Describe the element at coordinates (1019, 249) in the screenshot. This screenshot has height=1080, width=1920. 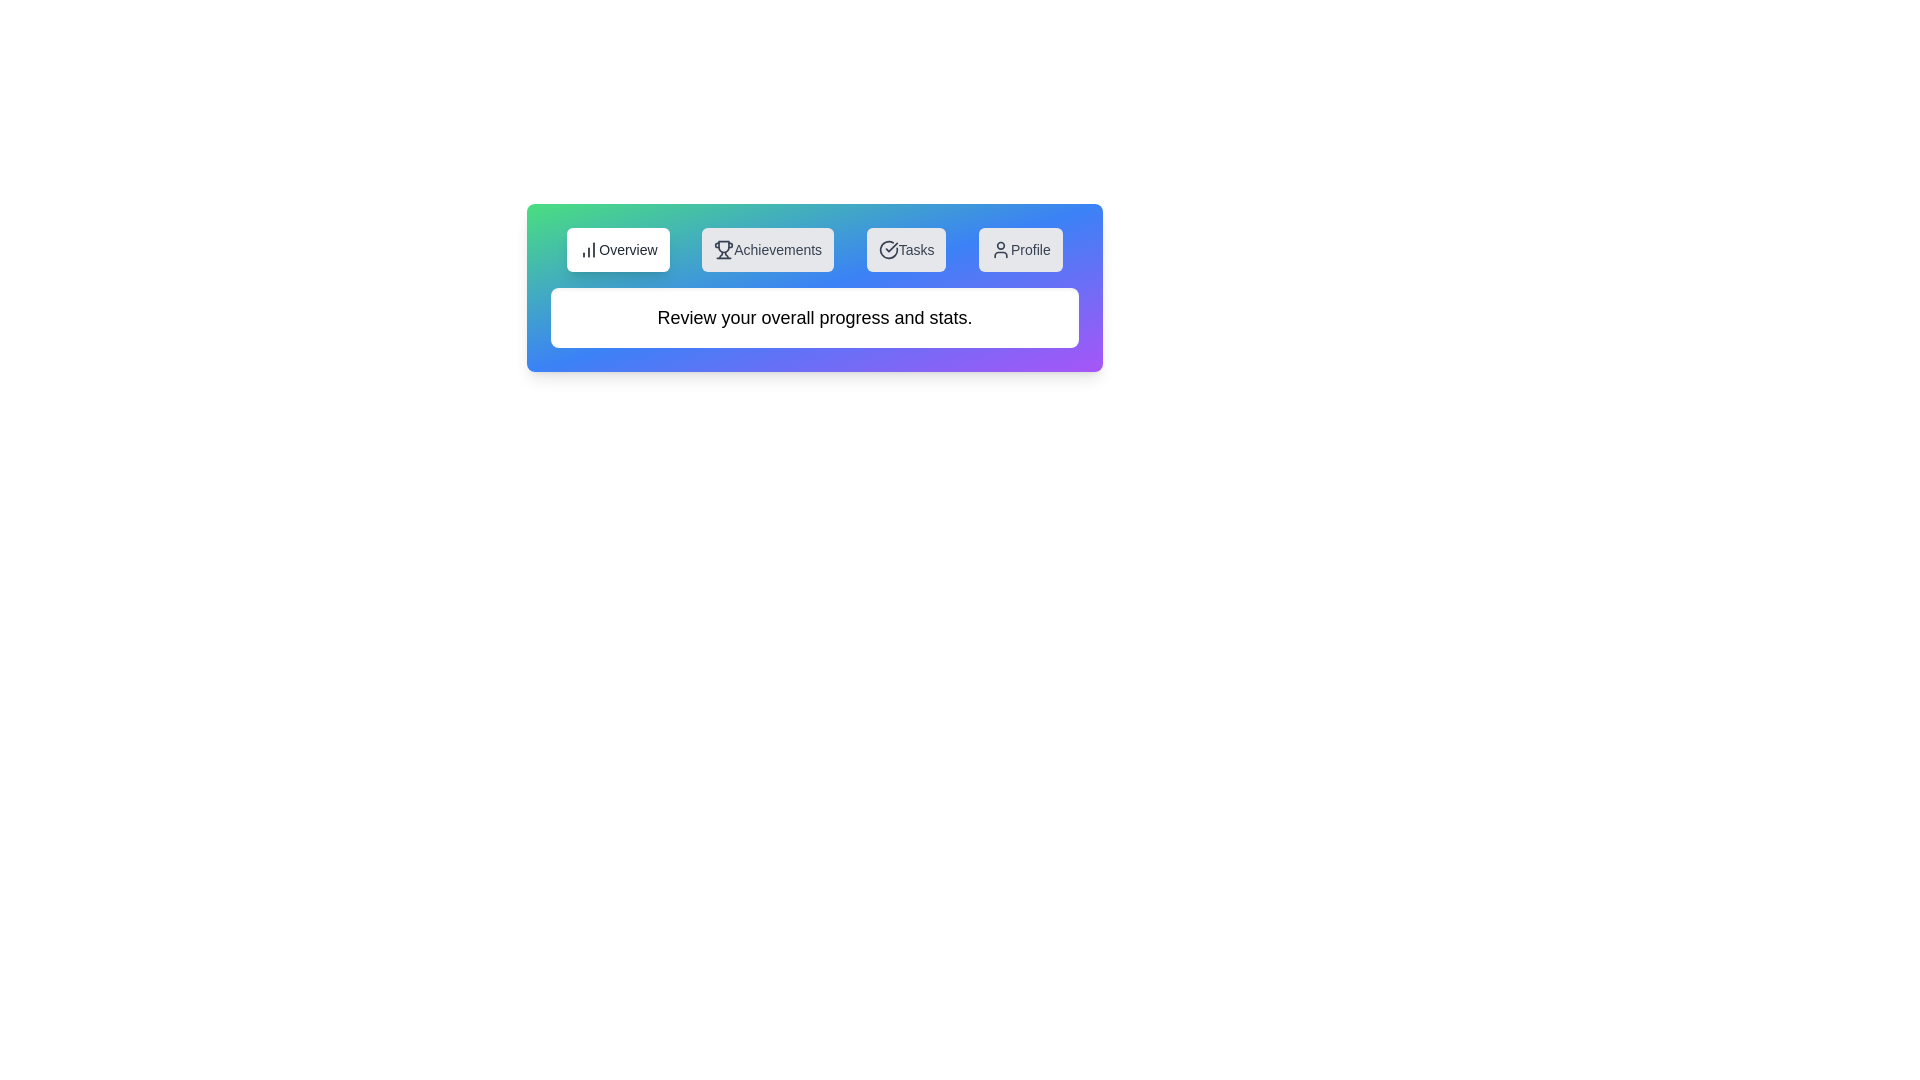
I see `the tab button Profile` at that location.